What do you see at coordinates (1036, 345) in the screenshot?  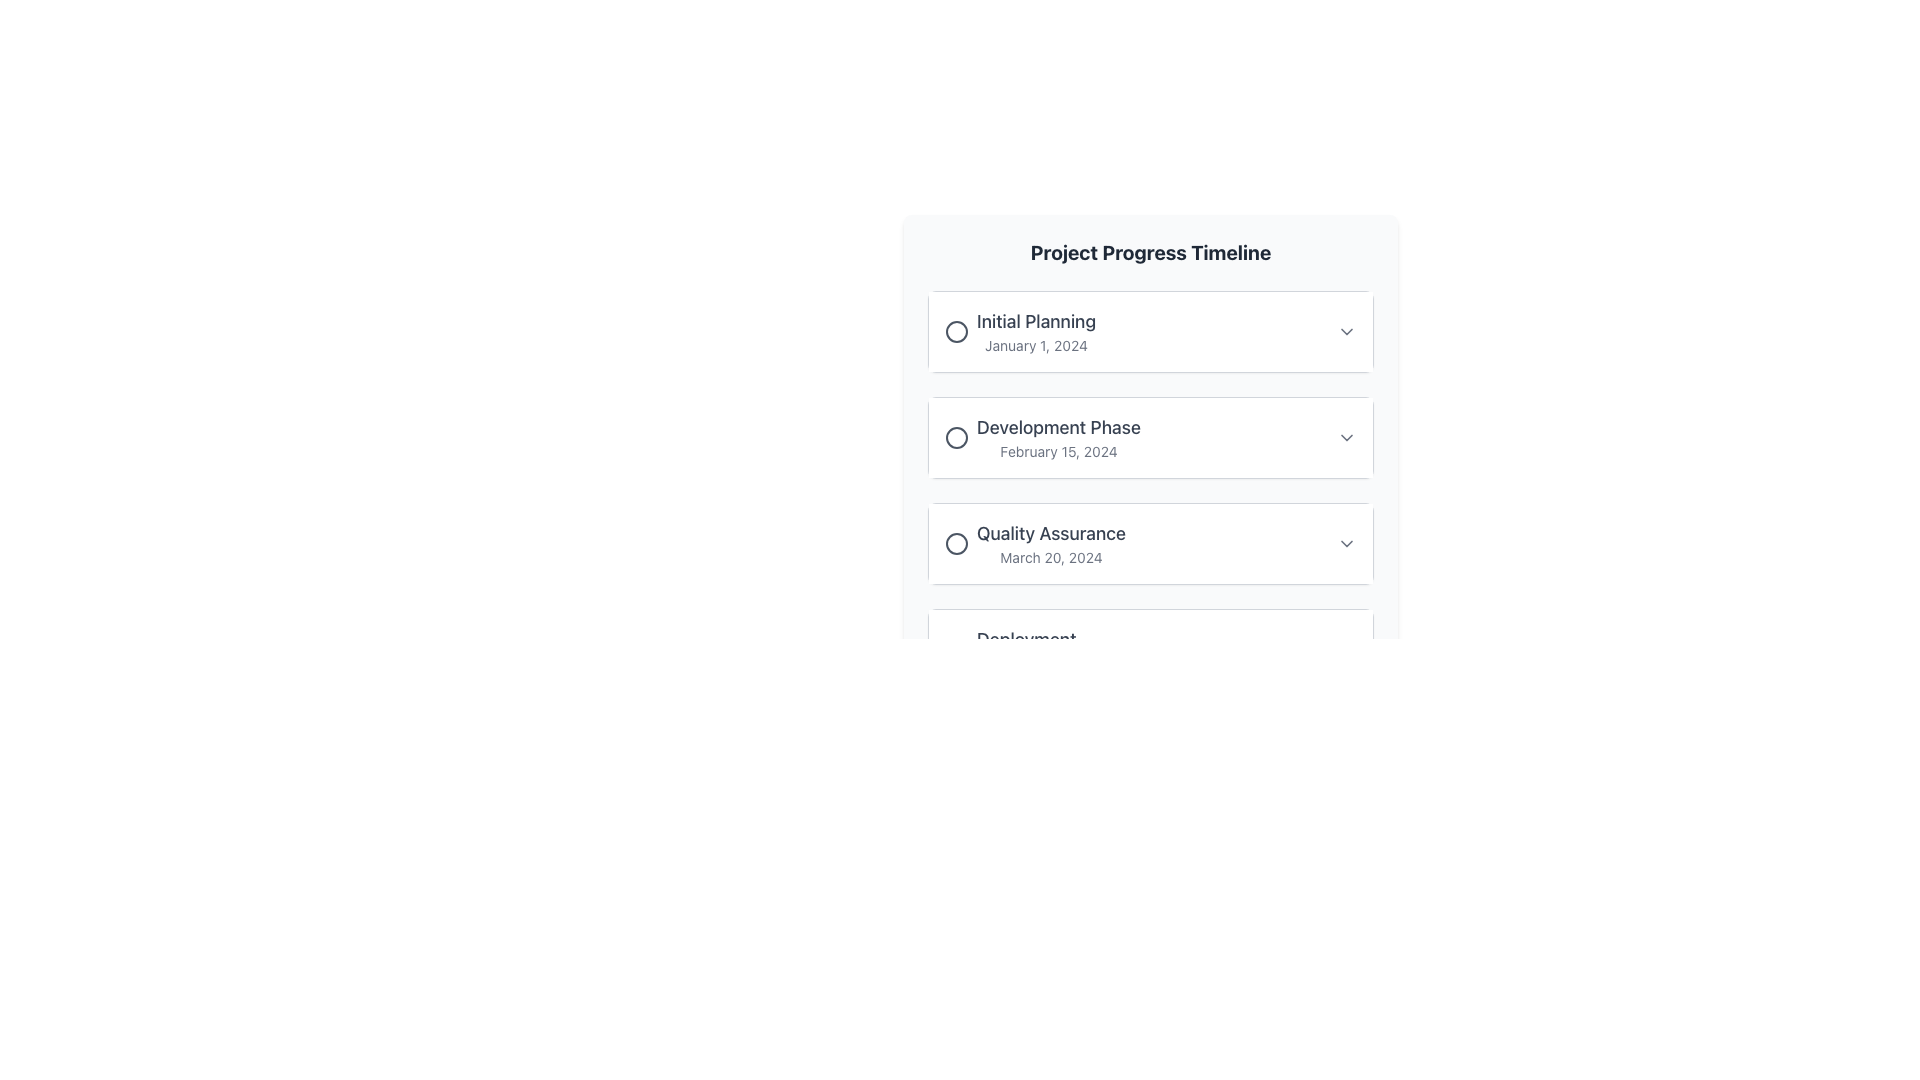 I see `the text label displaying 'January 1, 2024', which is styled with a small gray font and located under the title 'Initial Planning'` at bounding box center [1036, 345].